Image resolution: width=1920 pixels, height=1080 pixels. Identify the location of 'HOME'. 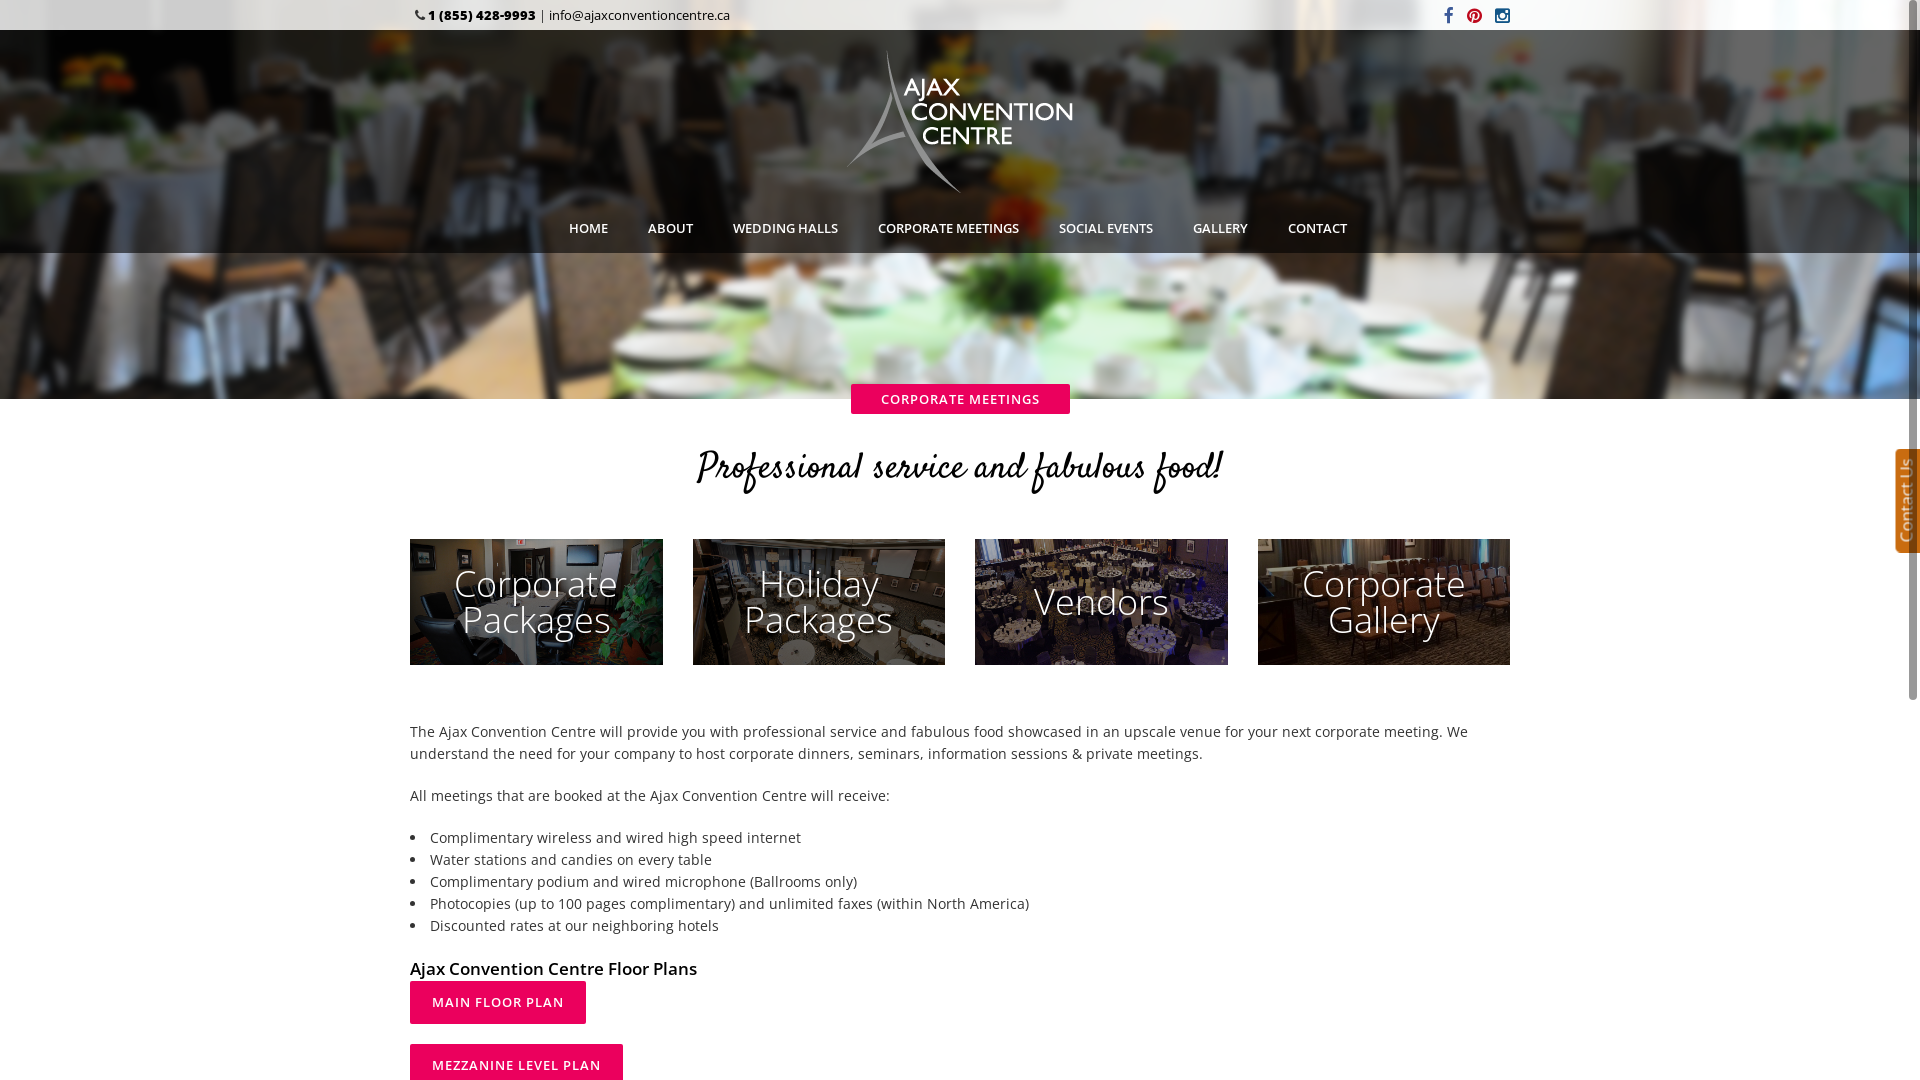
(587, 226).